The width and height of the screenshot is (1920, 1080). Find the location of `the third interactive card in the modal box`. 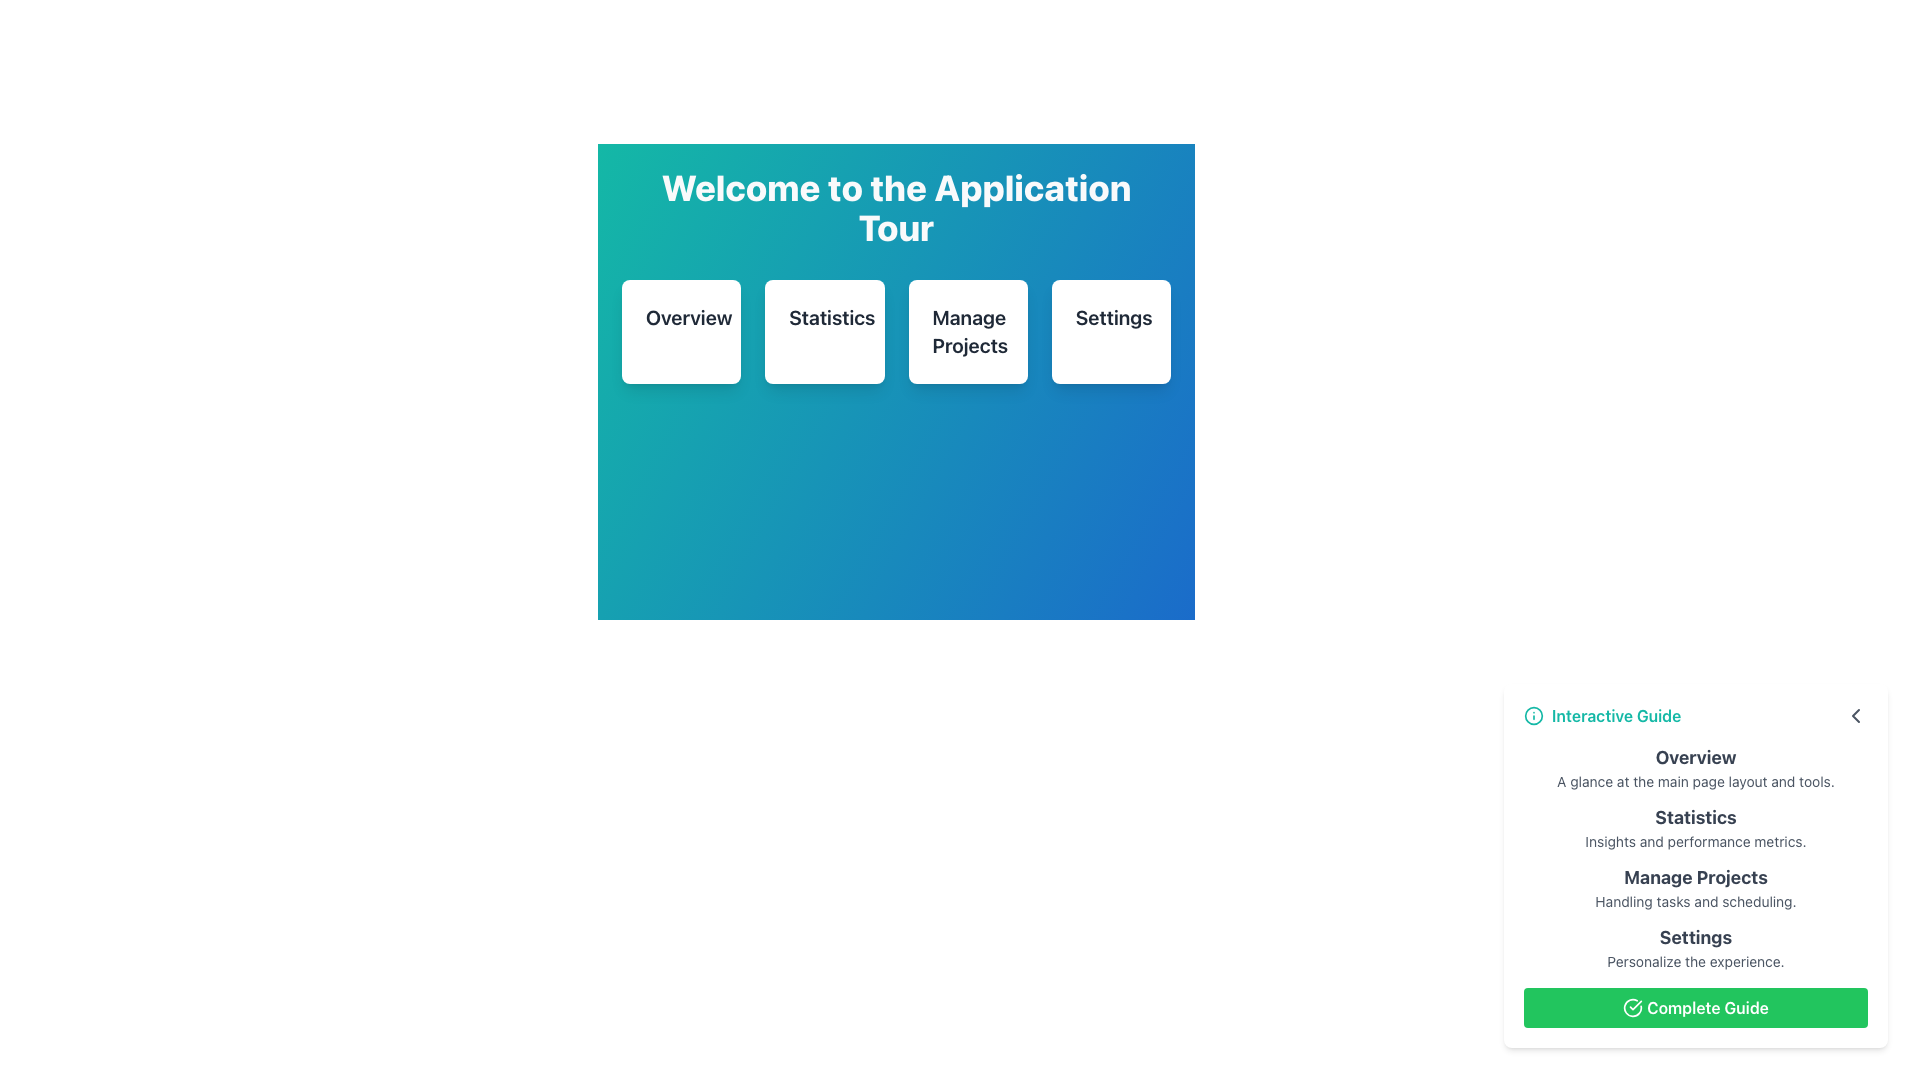

the third interactive card in the modal box is located at coordinates (895, 370).